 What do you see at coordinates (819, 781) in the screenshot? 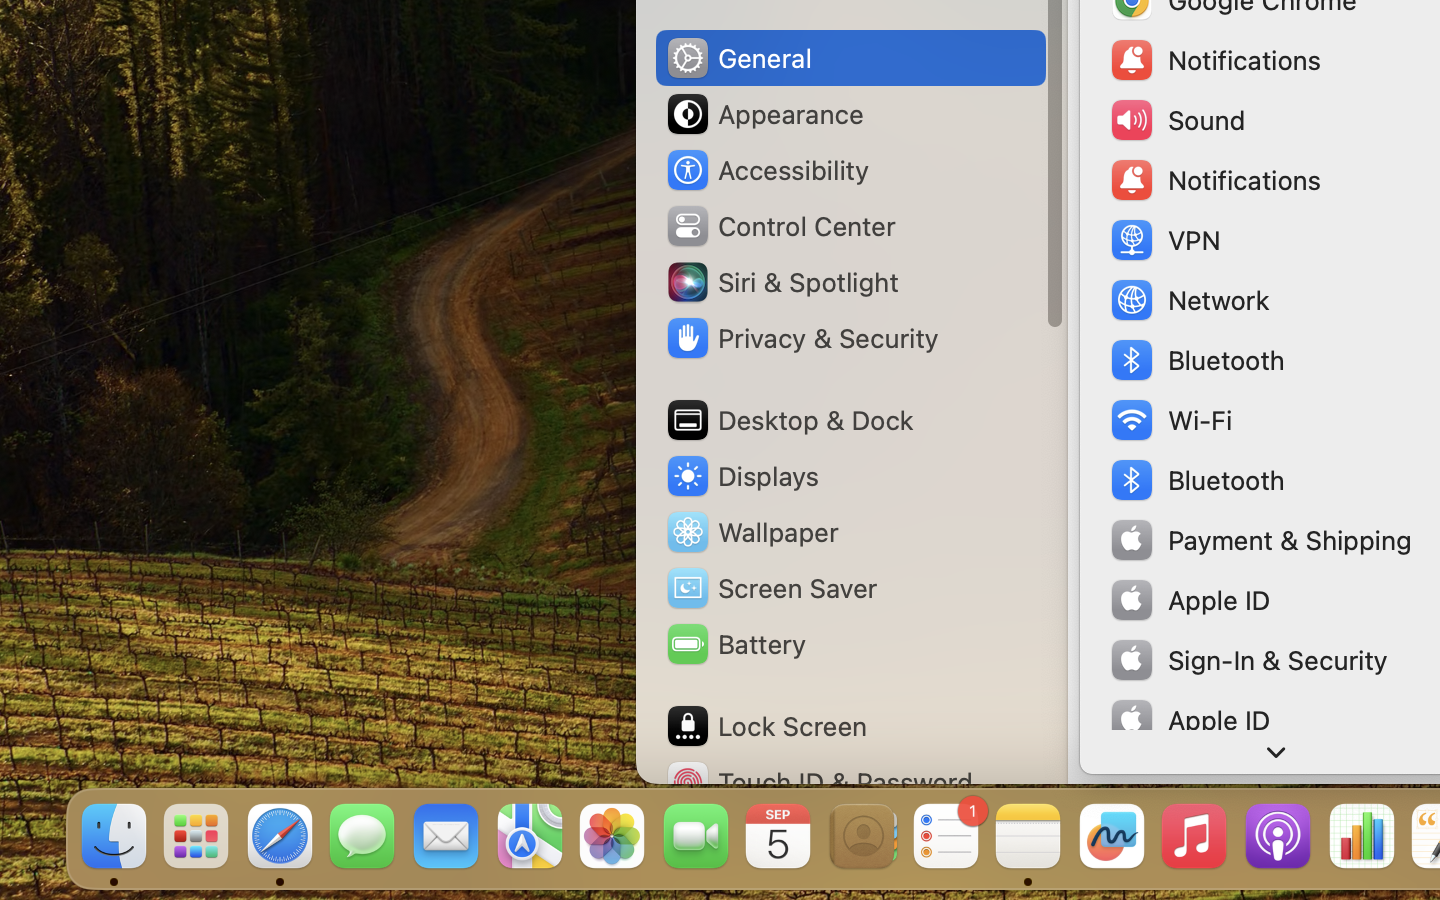
I see `'Touch ID & Password'` at bounding box center [819, 781].